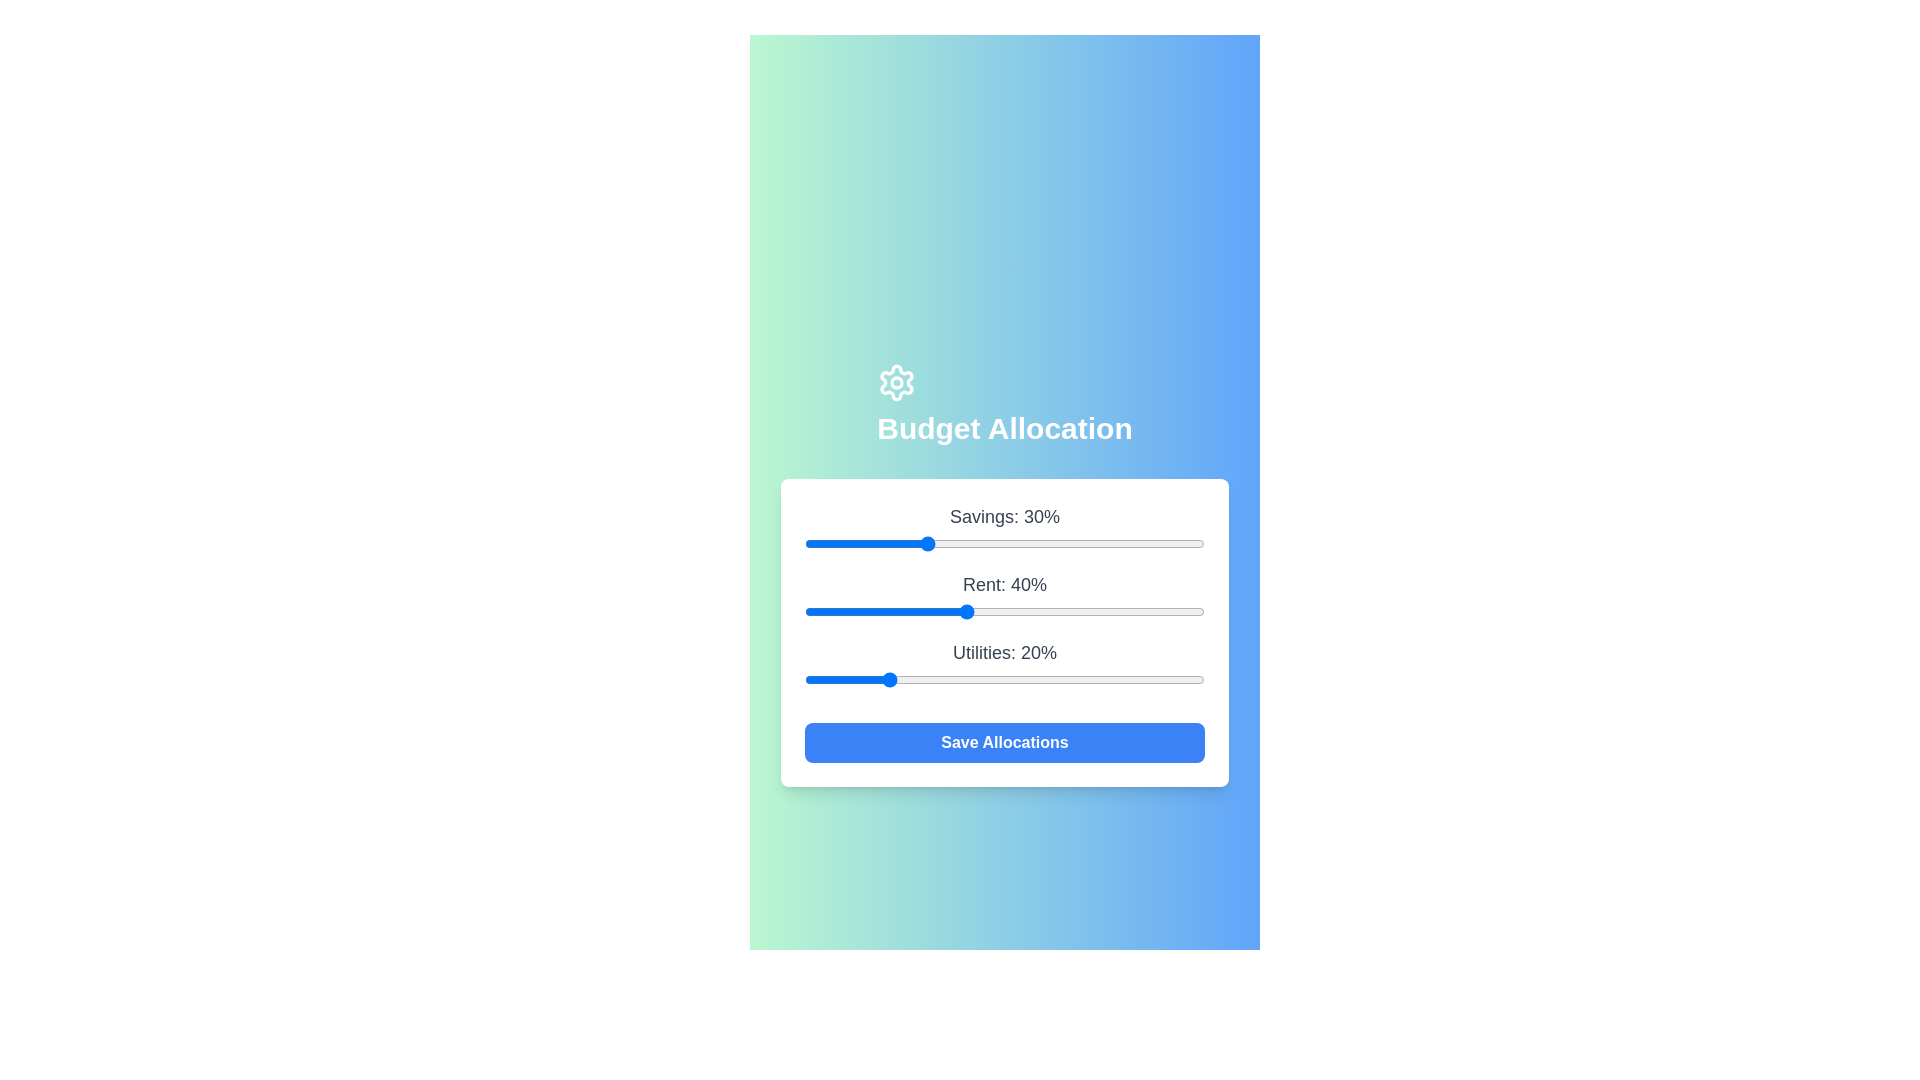  I want to click on the 'Rent' slider to 60%, so click(1044, 611).